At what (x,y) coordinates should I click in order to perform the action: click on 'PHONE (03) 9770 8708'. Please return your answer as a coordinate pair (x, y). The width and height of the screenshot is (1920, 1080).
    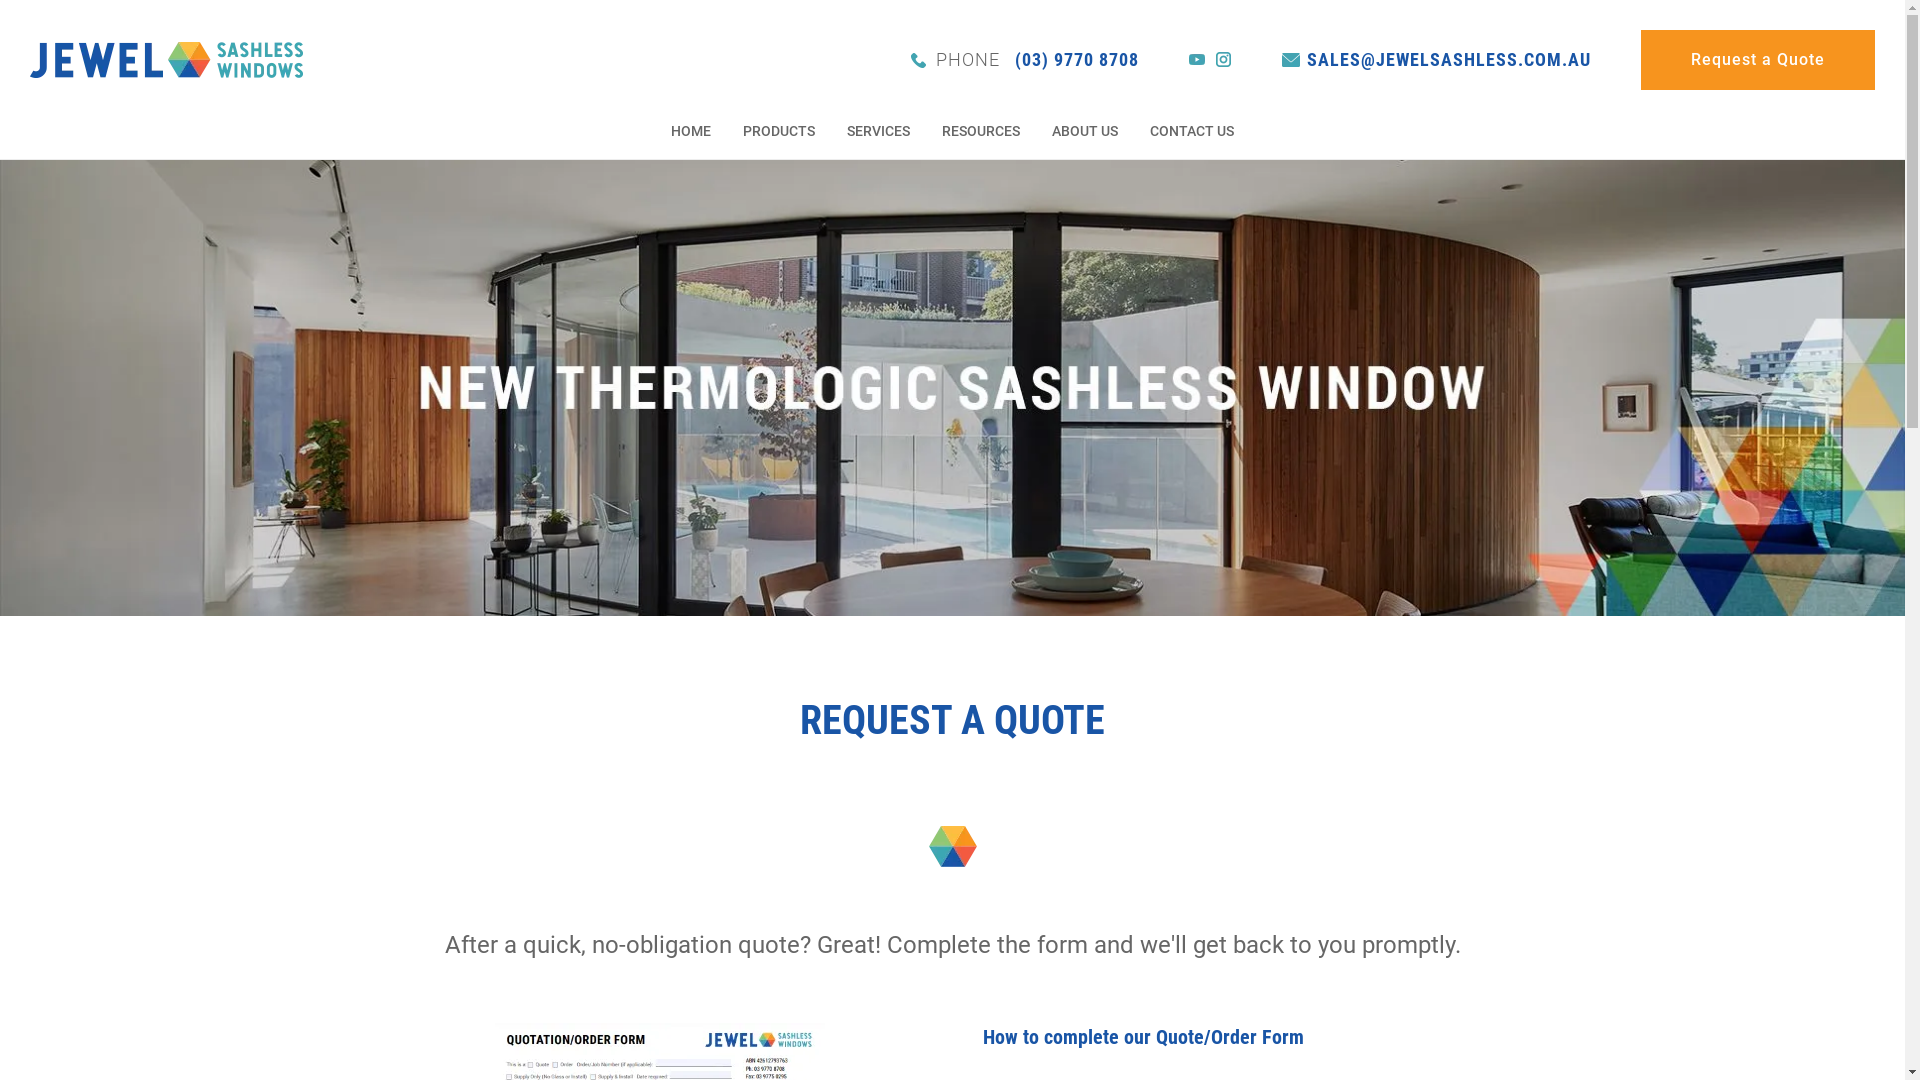
    Looking at the image, I should click on (1025, 58).